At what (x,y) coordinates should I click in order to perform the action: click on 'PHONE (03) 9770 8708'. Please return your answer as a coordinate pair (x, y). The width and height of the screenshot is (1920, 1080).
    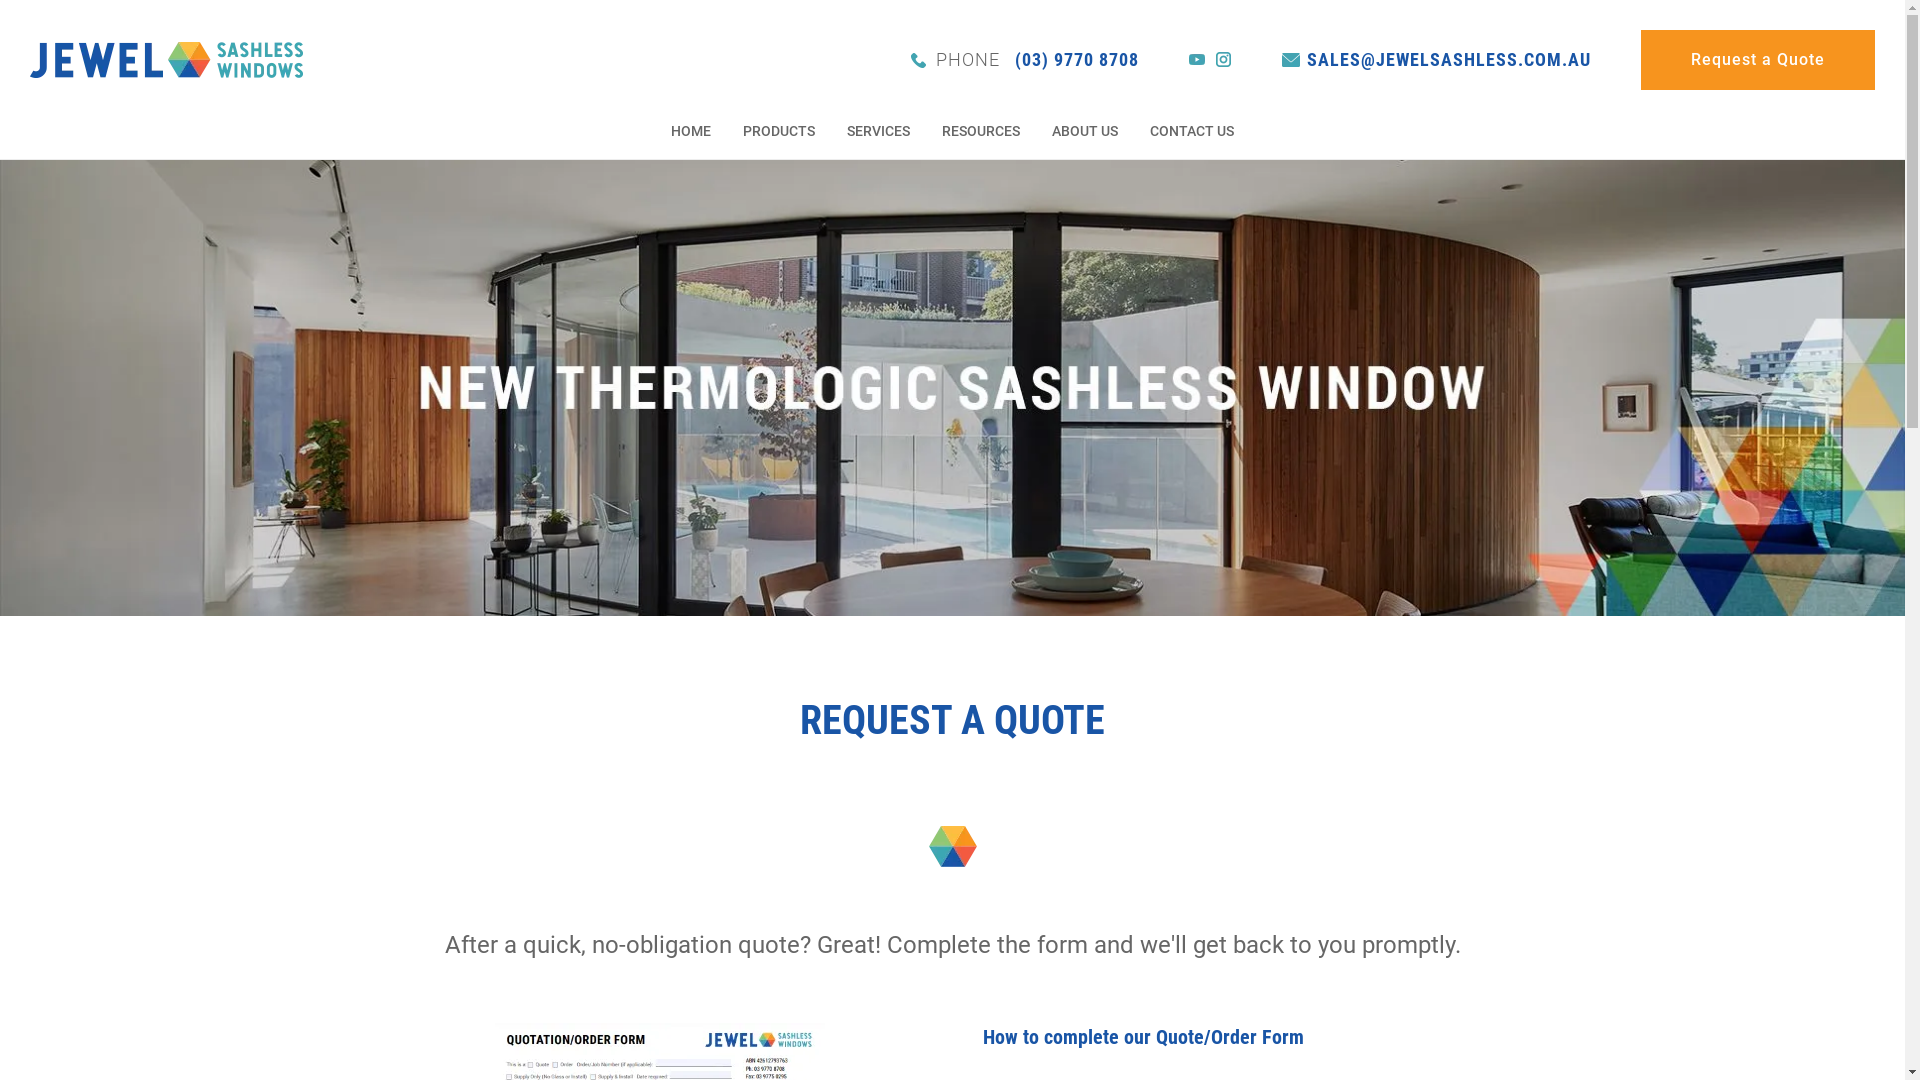
    Looking at the image, I should click on (1025, 58).